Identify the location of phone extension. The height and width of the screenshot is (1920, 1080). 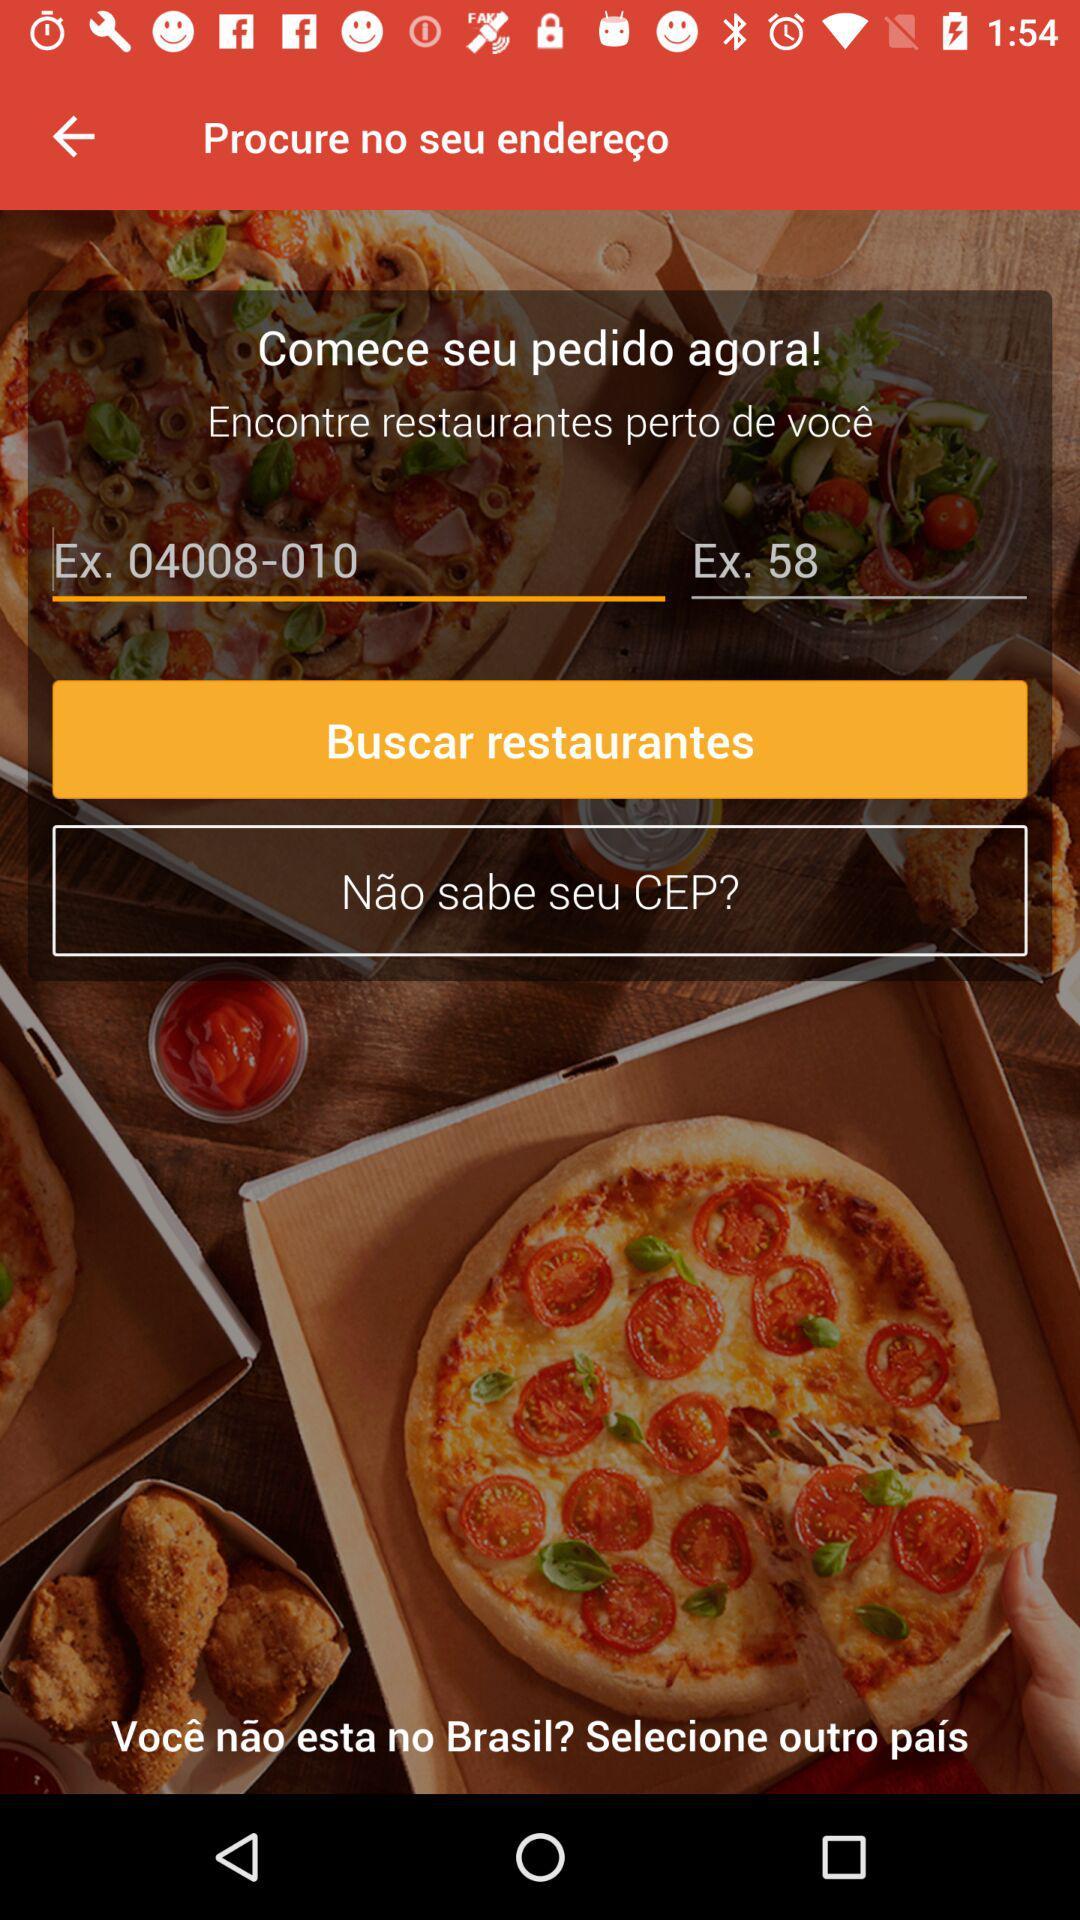
(858, 563).